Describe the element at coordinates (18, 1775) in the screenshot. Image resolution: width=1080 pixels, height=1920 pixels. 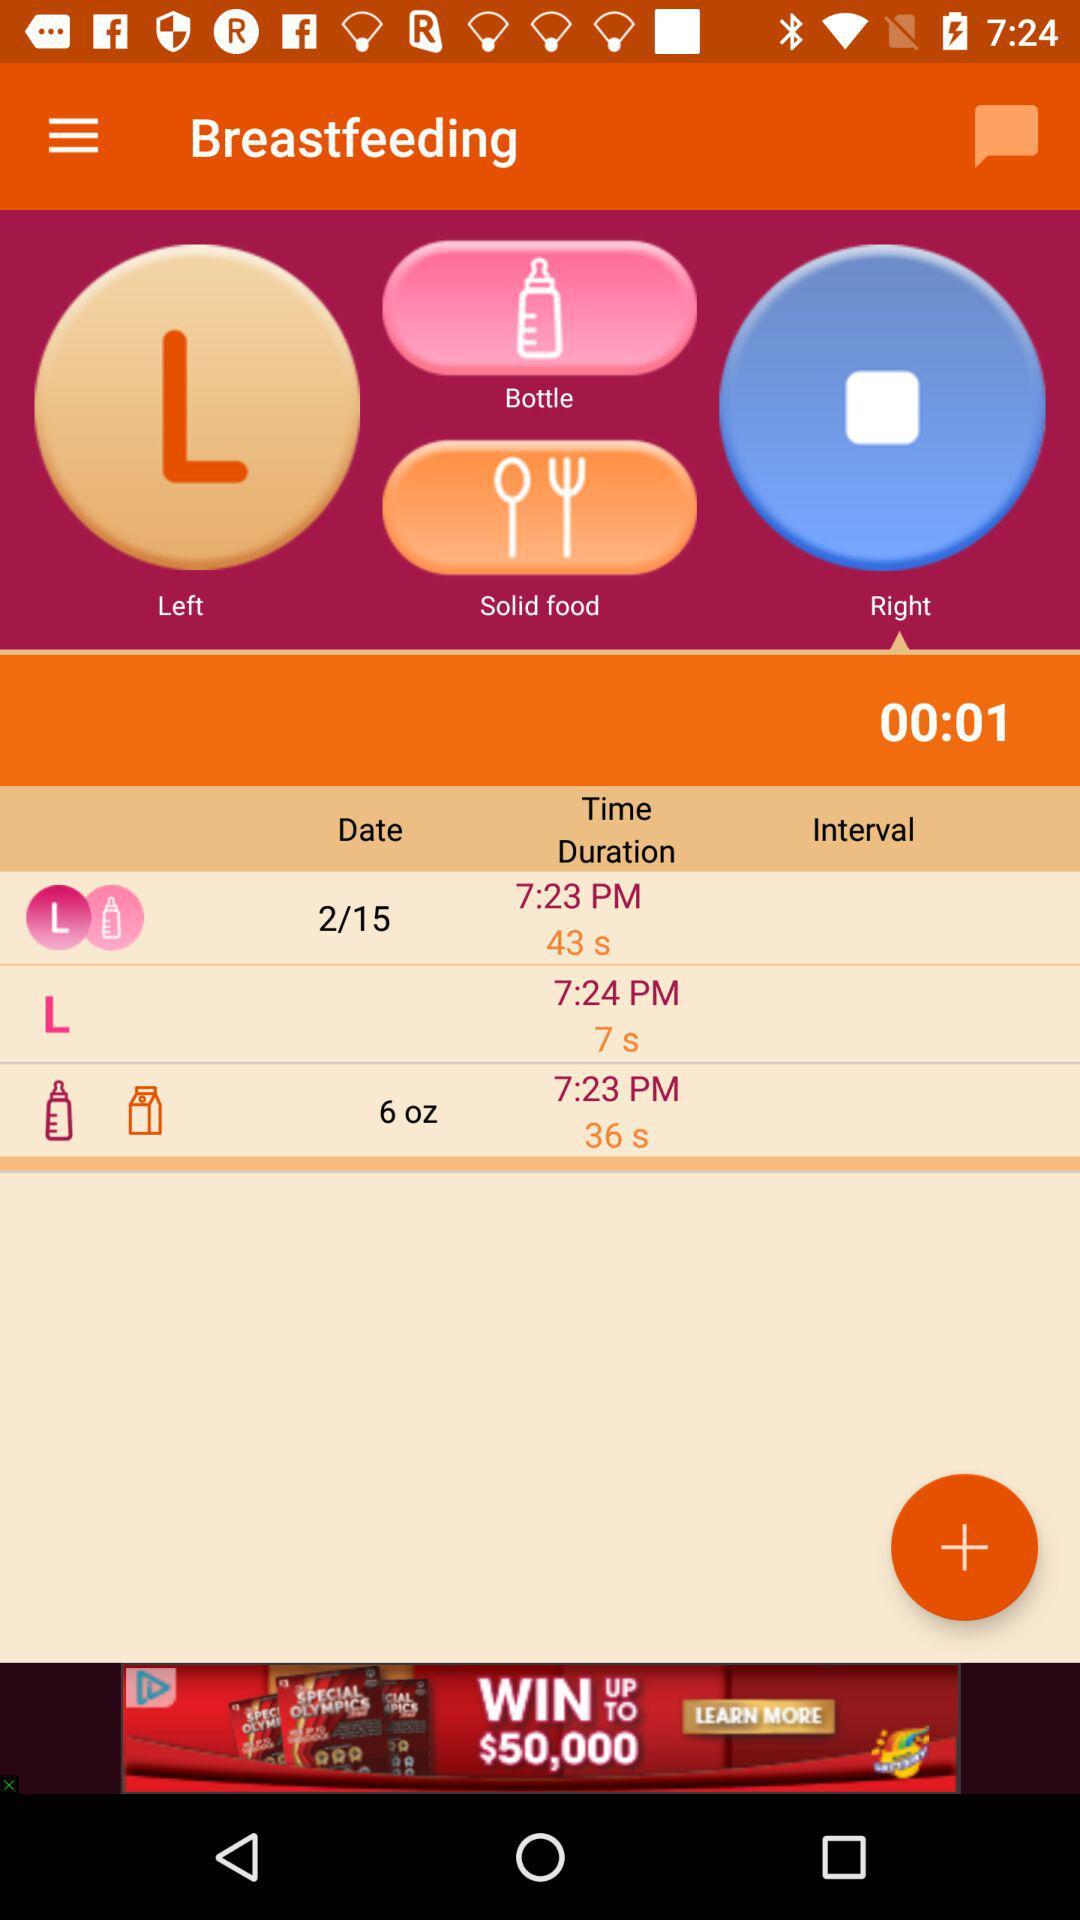
I see `the icon at the bottom left corner` at that location.